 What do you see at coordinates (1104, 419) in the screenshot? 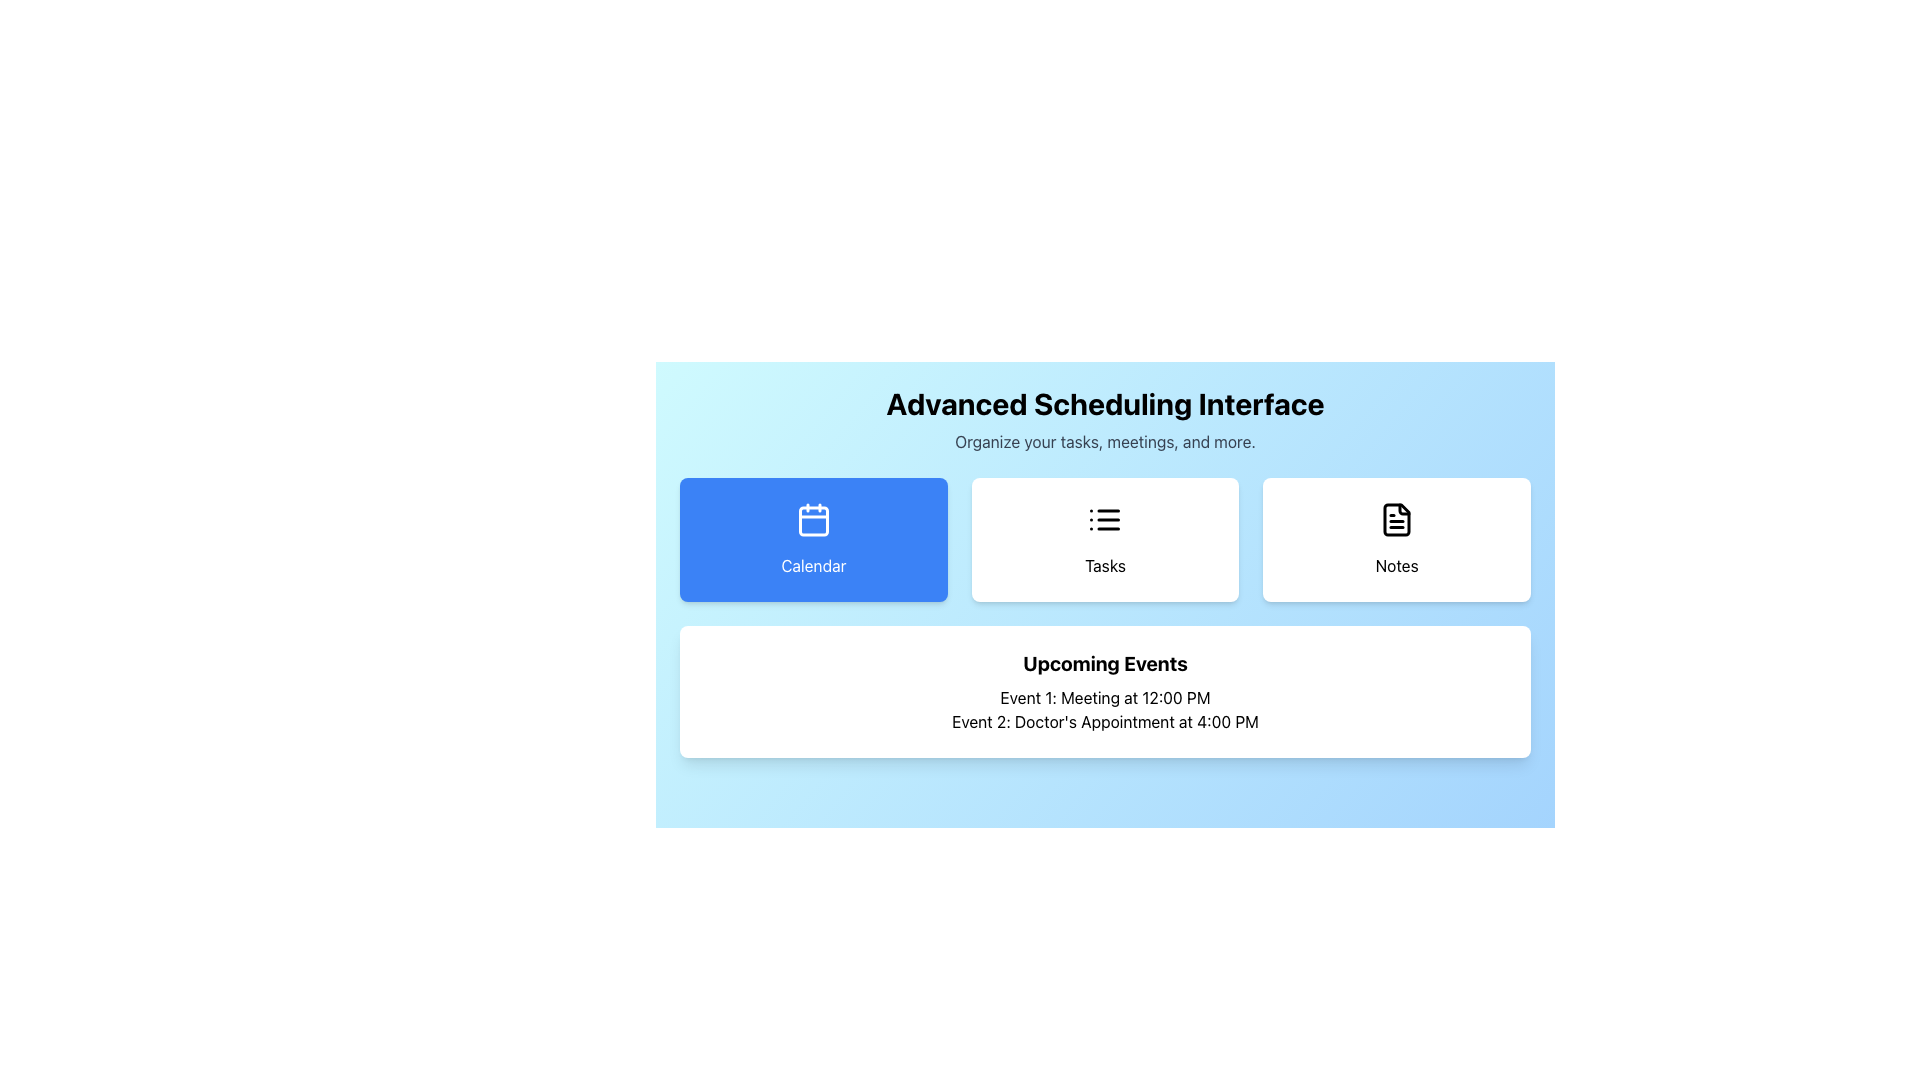
I see `the Text block (Header and Subtitle) that provides context for the application interface, positioned at the top-center above the interactive buttons` at bounding box center [1104, 419].